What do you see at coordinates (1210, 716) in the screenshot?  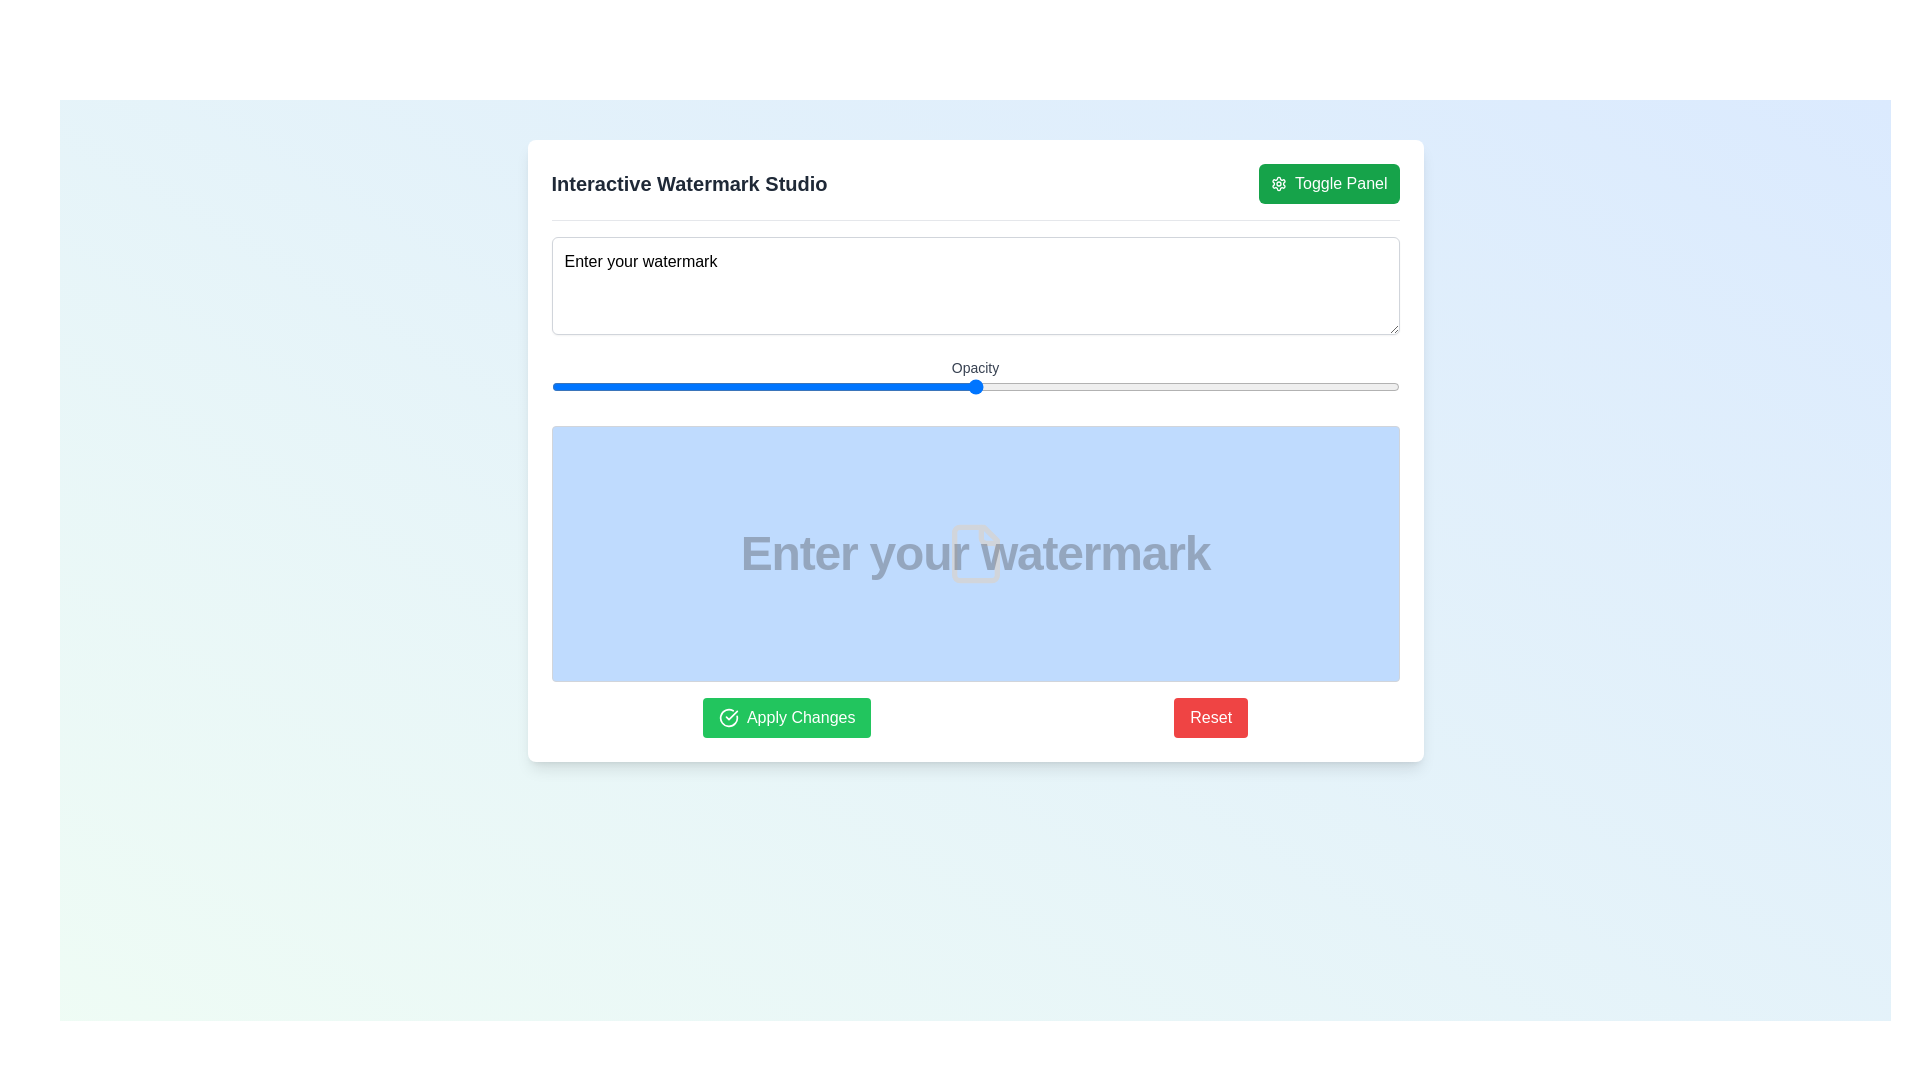 I see `the rectangular red button labeled 'Reset' to observe the styling changes` at bounding box center [1210, 716].